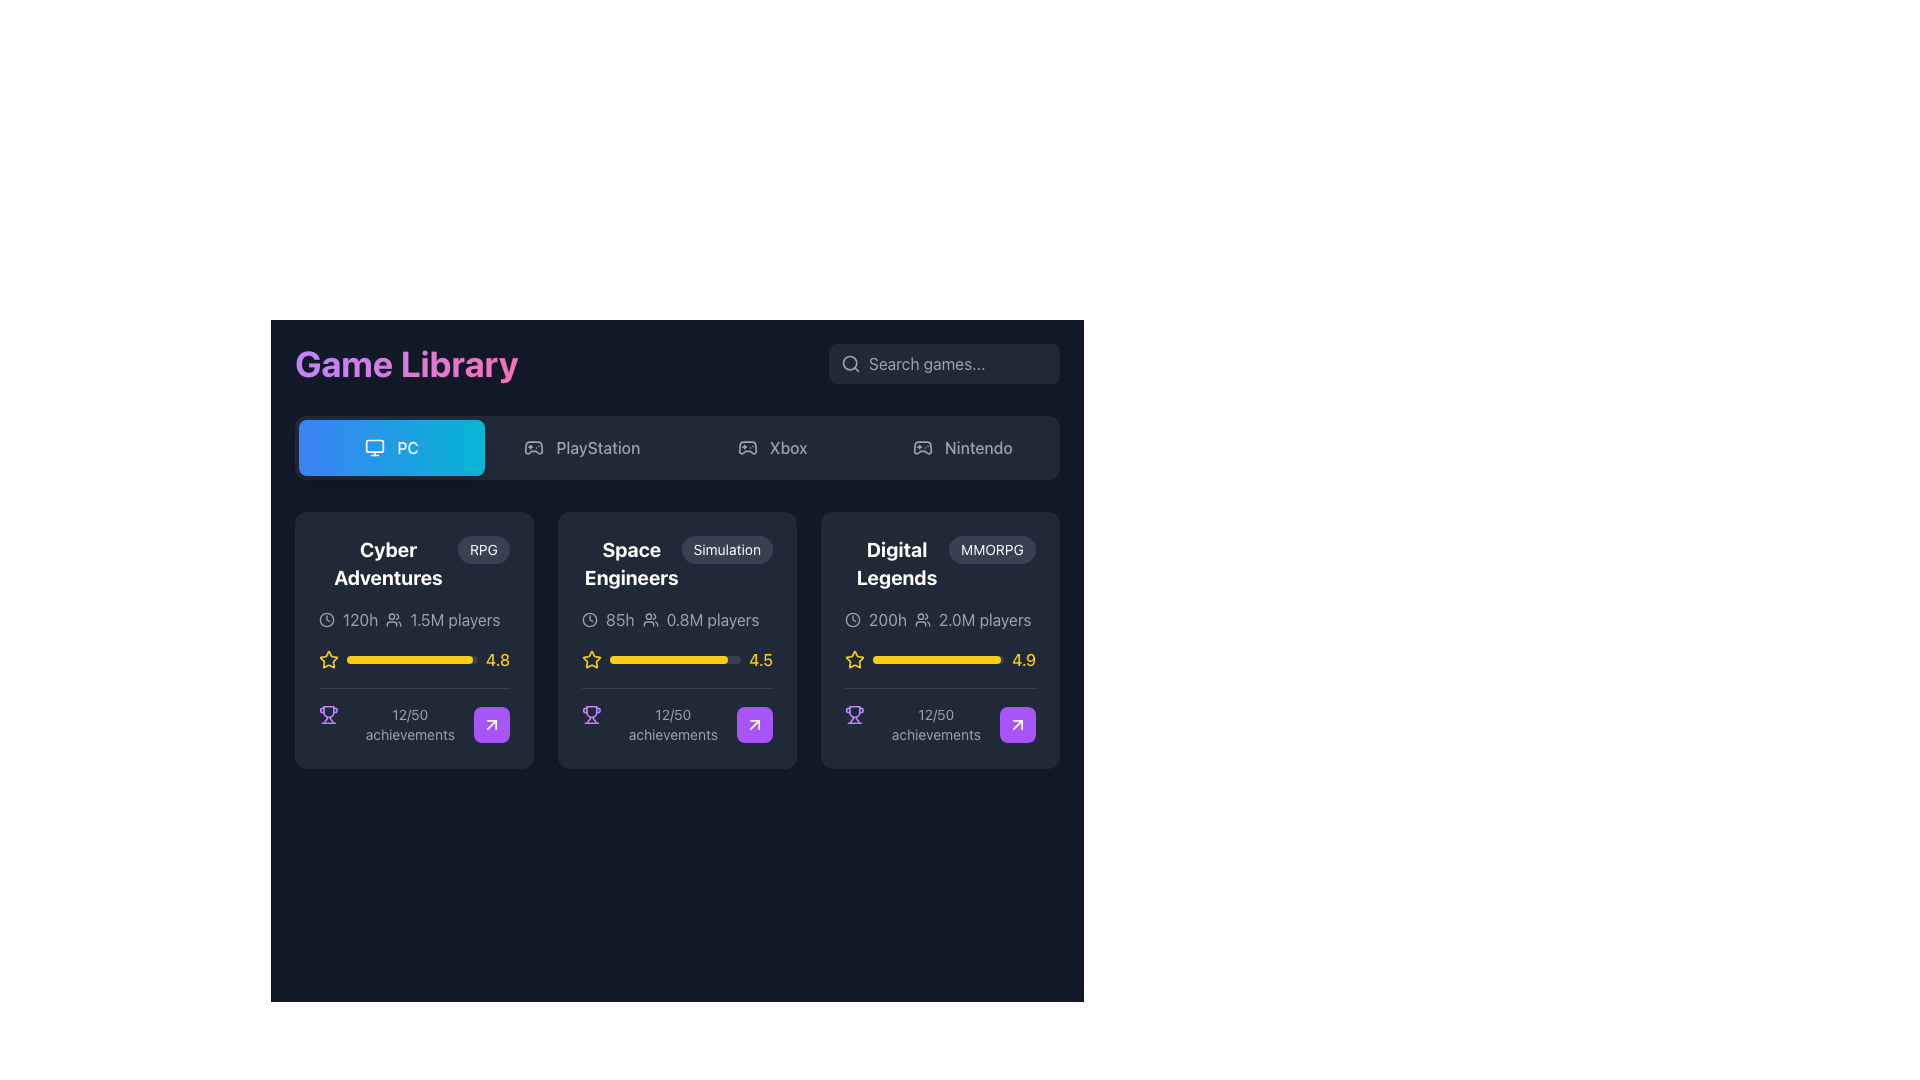  Describe the element at coordinates (326, 619) in the screenshot. I see `the circular outline of the clock icon, which is part of the clock face graphic` at that location.